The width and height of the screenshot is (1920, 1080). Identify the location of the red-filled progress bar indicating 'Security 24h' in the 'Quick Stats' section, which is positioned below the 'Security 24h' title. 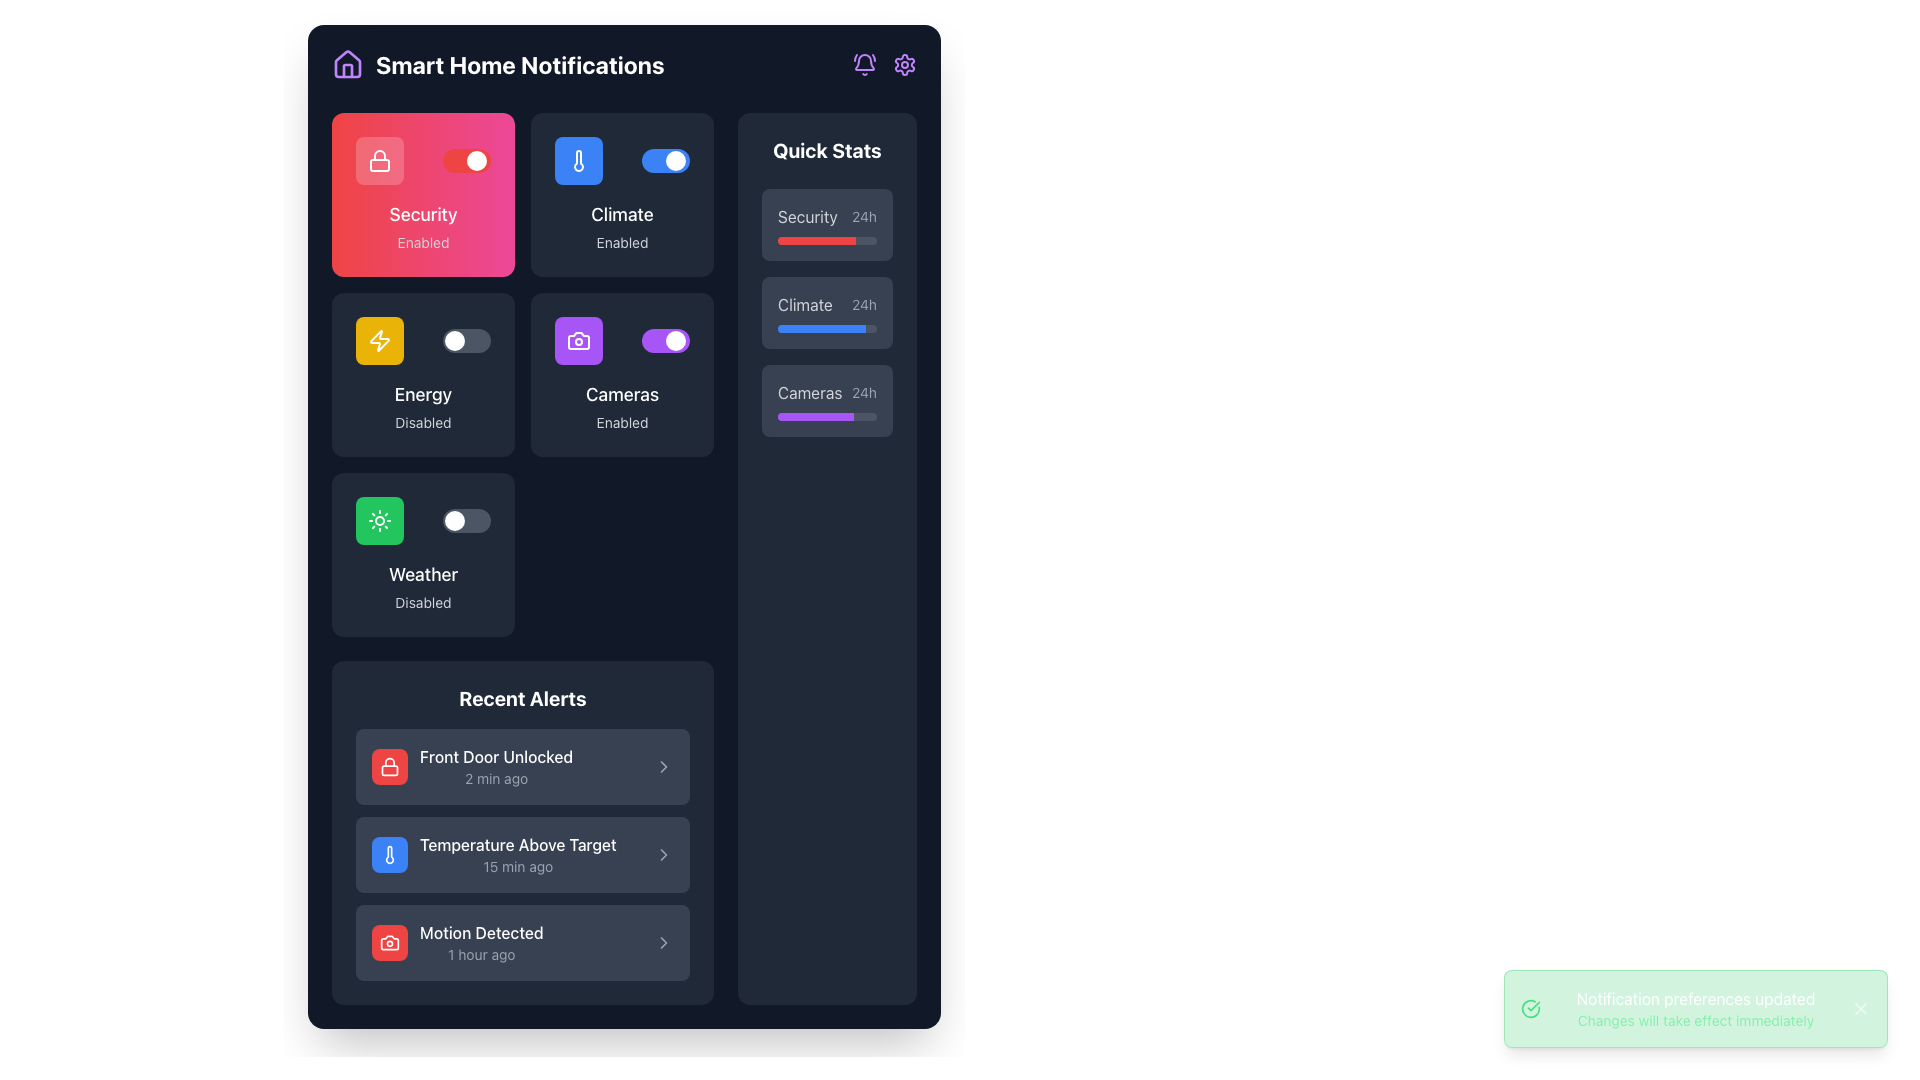
(827, 239).